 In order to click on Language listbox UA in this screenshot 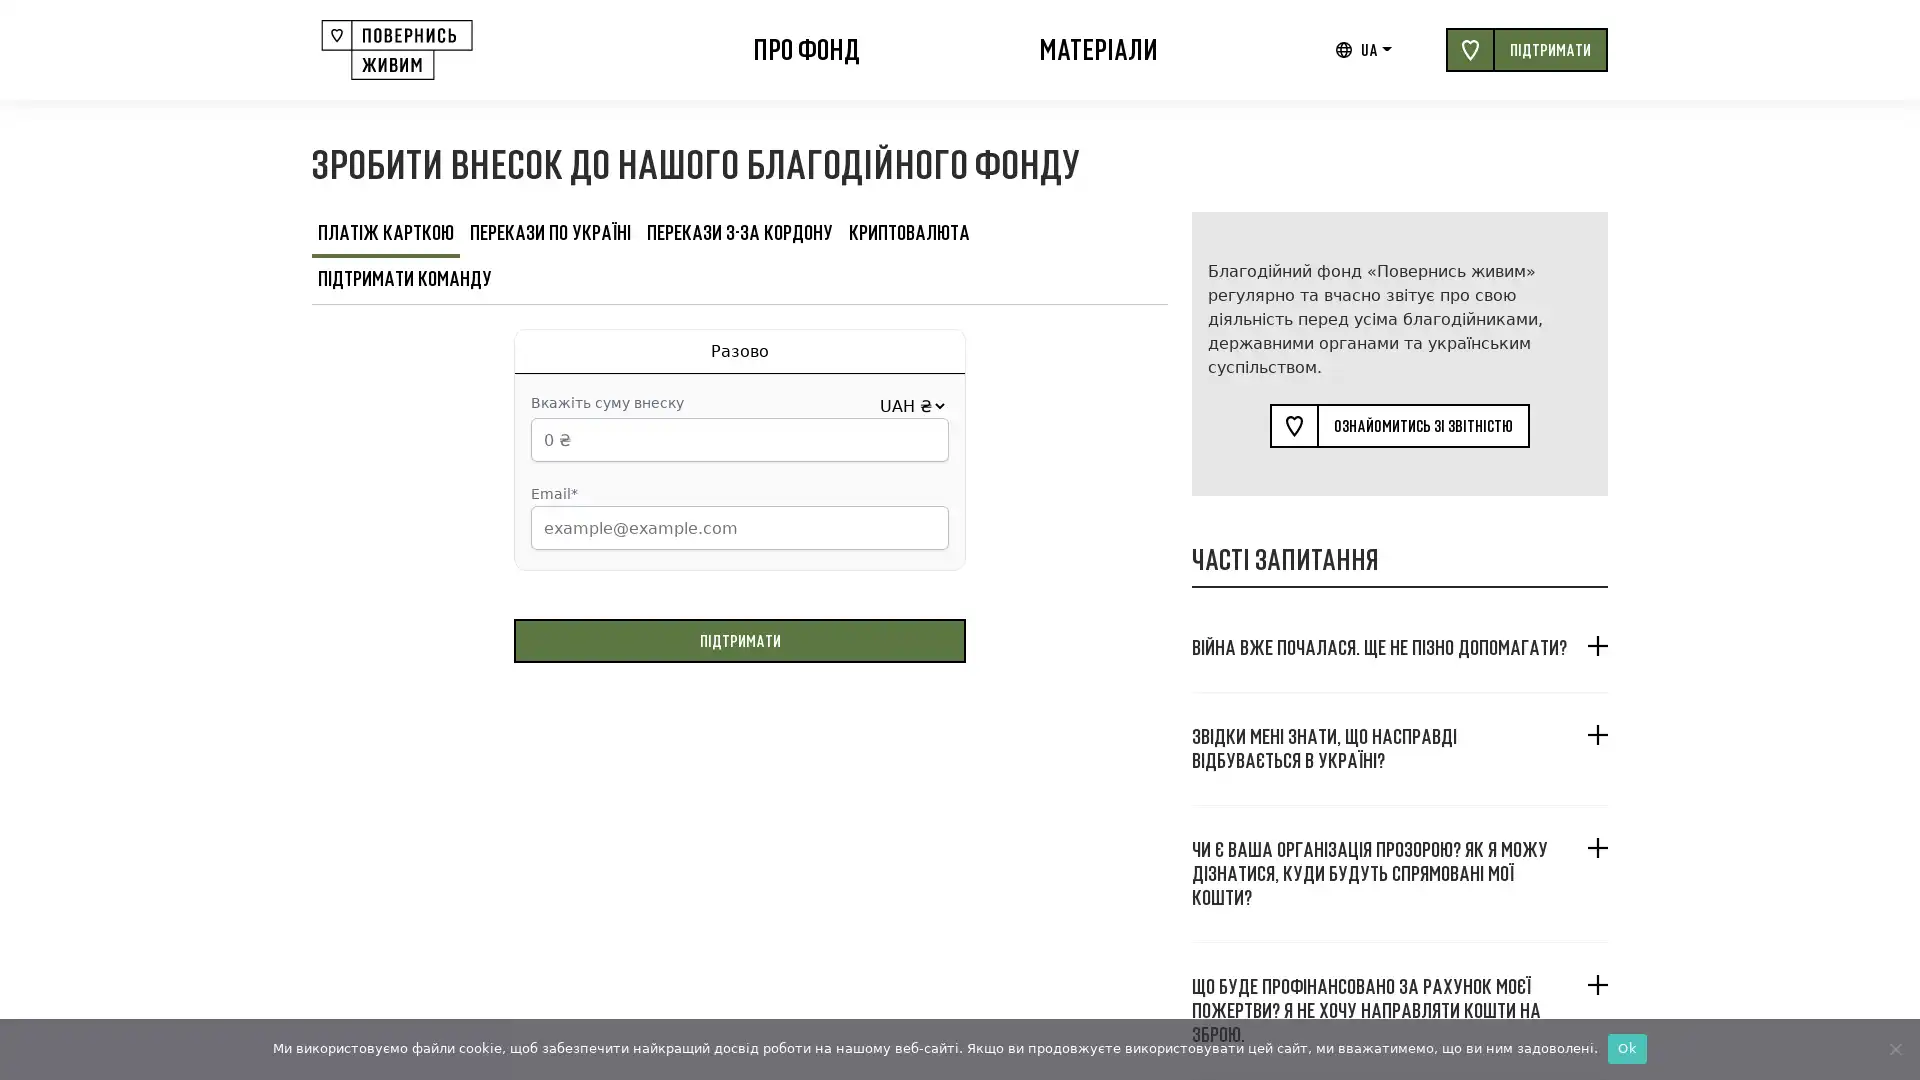, I will do `click(1375, 49)`.